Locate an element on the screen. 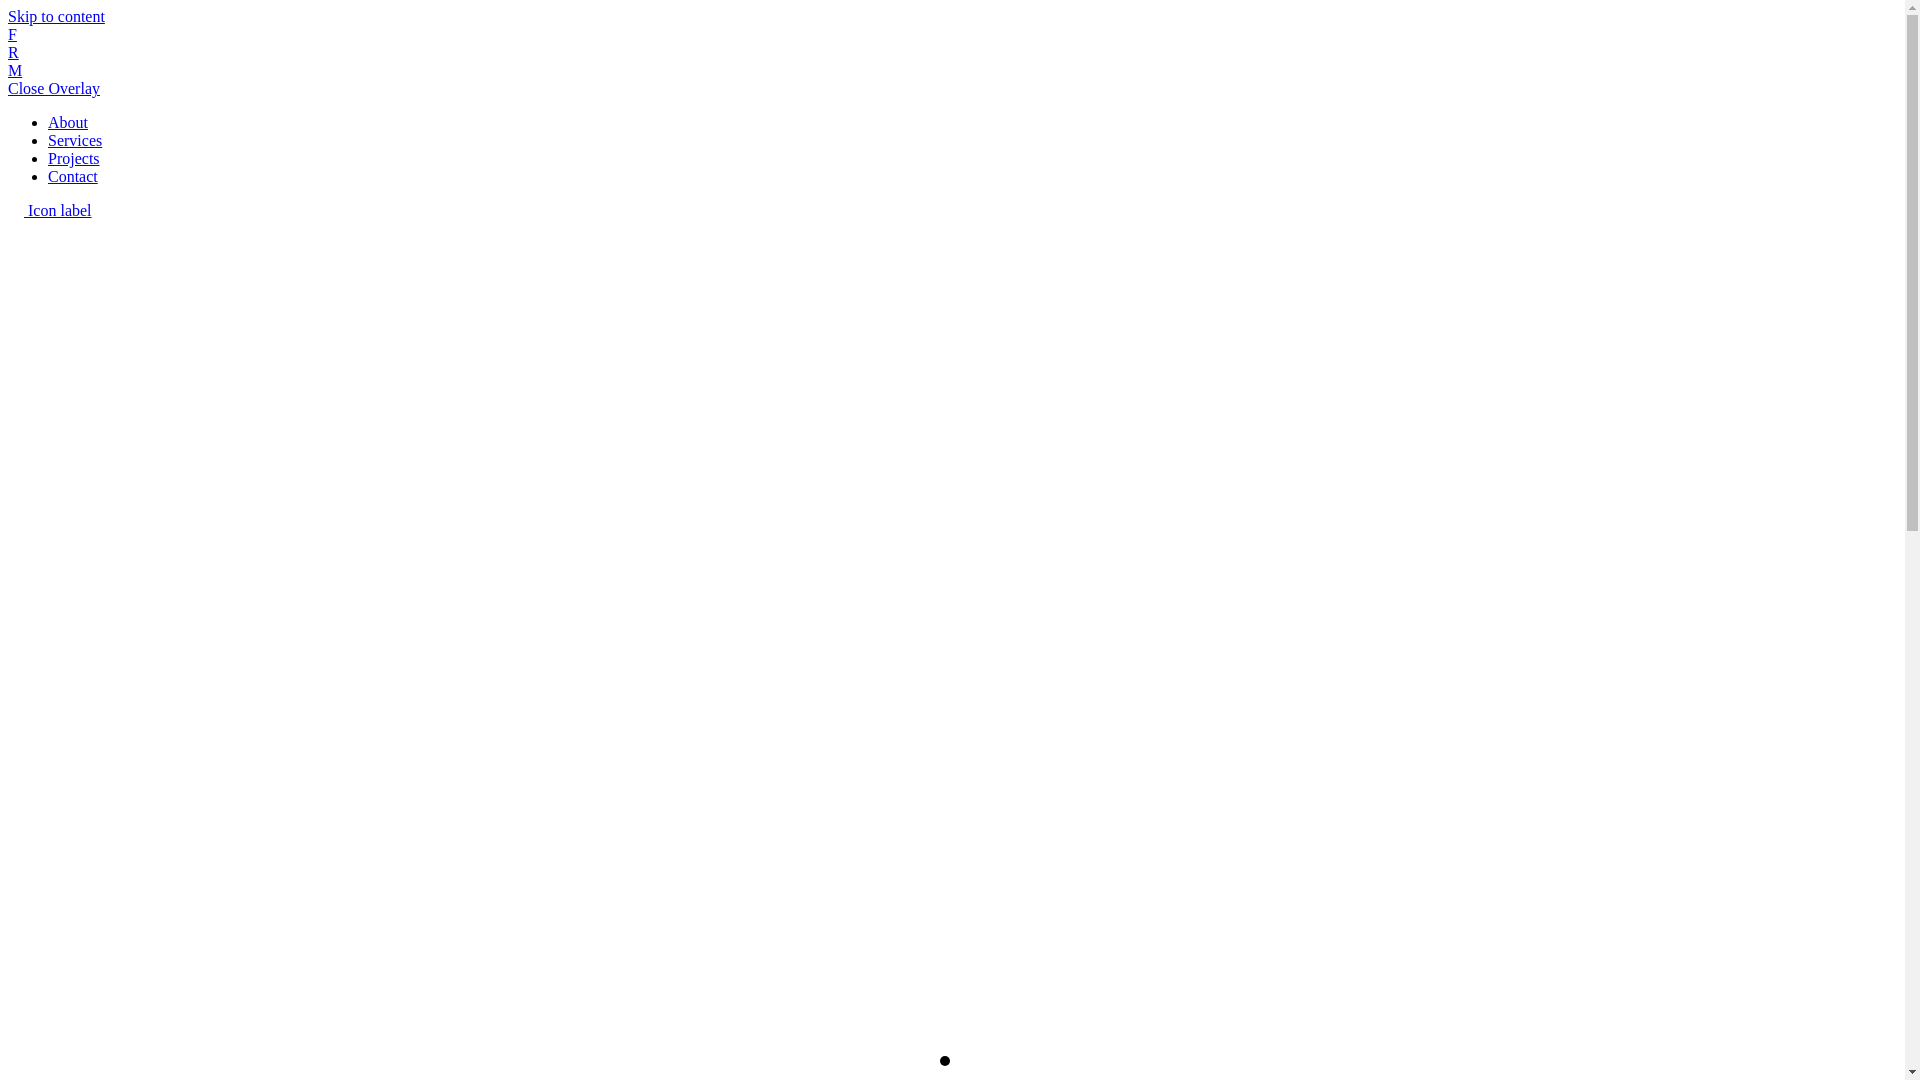 The height and width of the screenshot is (1080, 1920). 'F is located at coordinates (951, 52).